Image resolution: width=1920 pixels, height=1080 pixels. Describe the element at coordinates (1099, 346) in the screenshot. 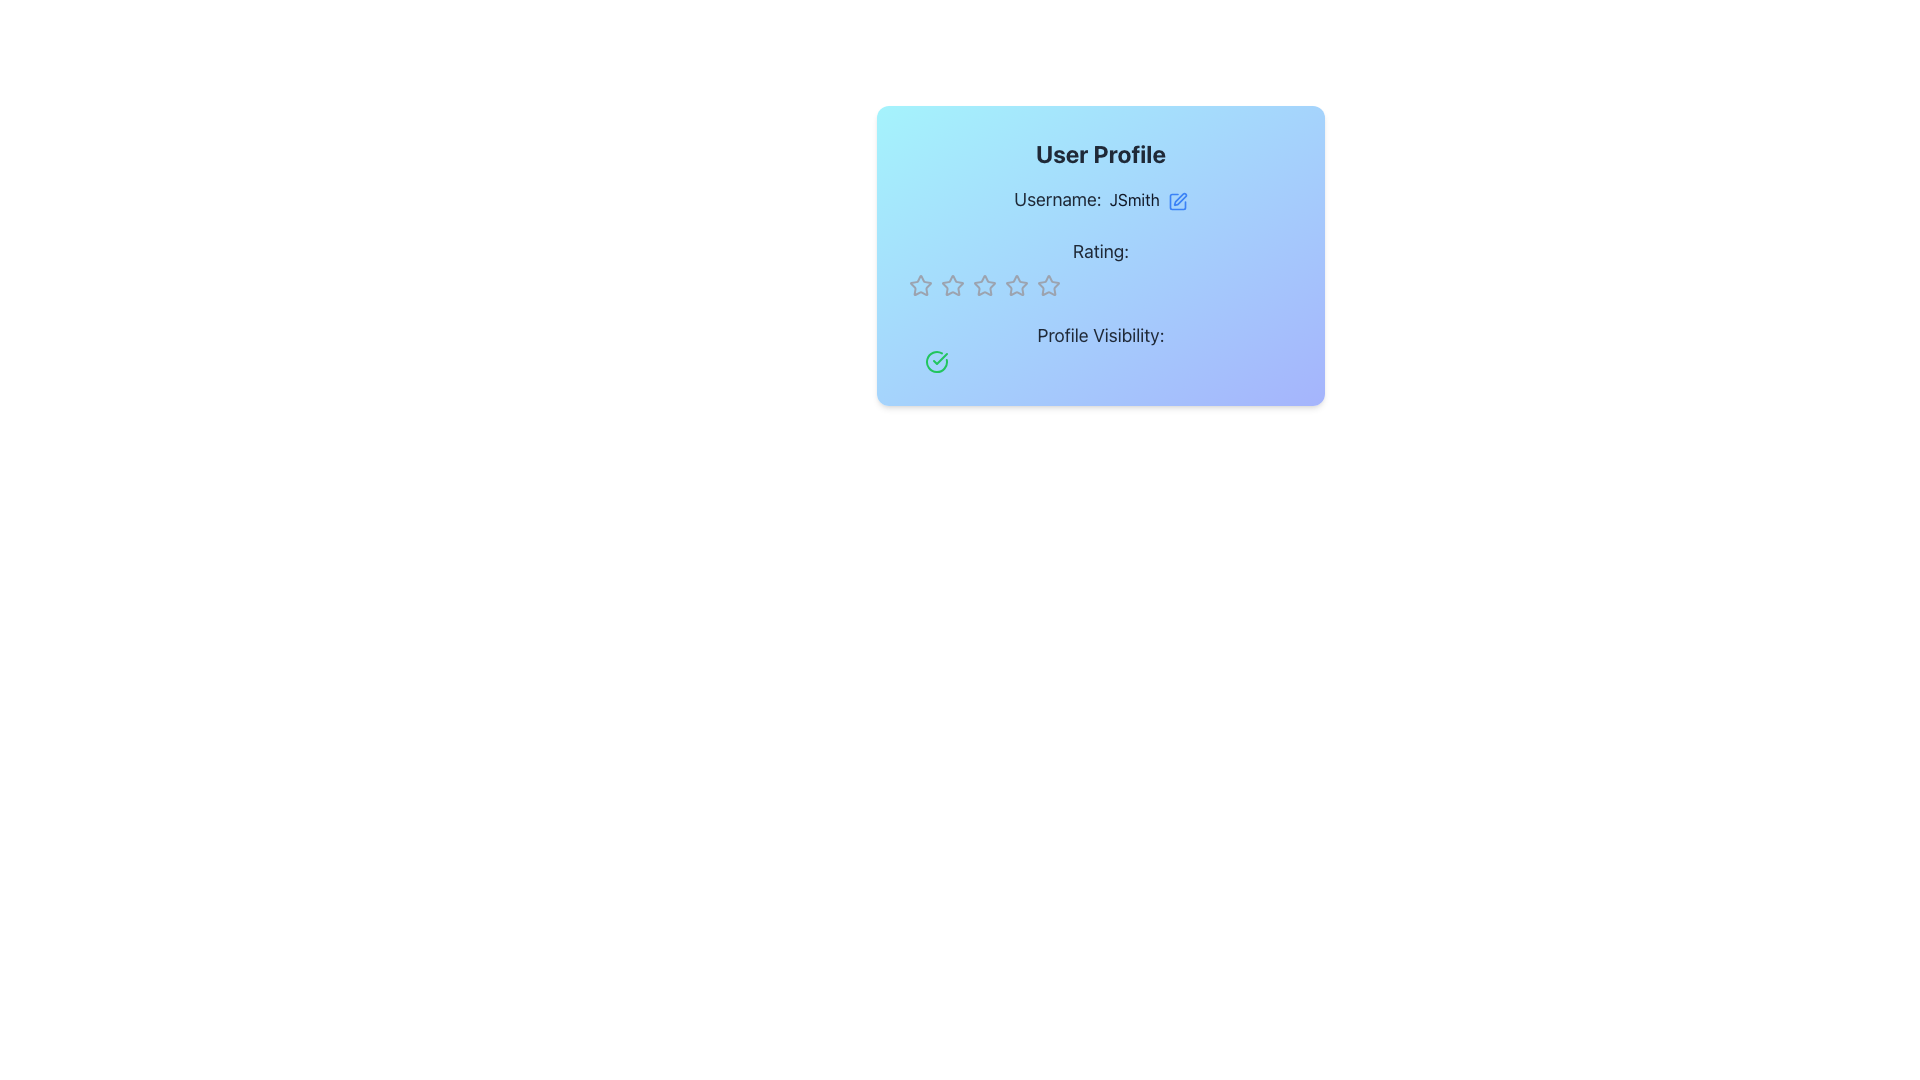

I see `visibility status indicated by the Label with icon featuring a green checkmark, located as the fourth element within the user profile card below the 'Rating:' section` at that location.